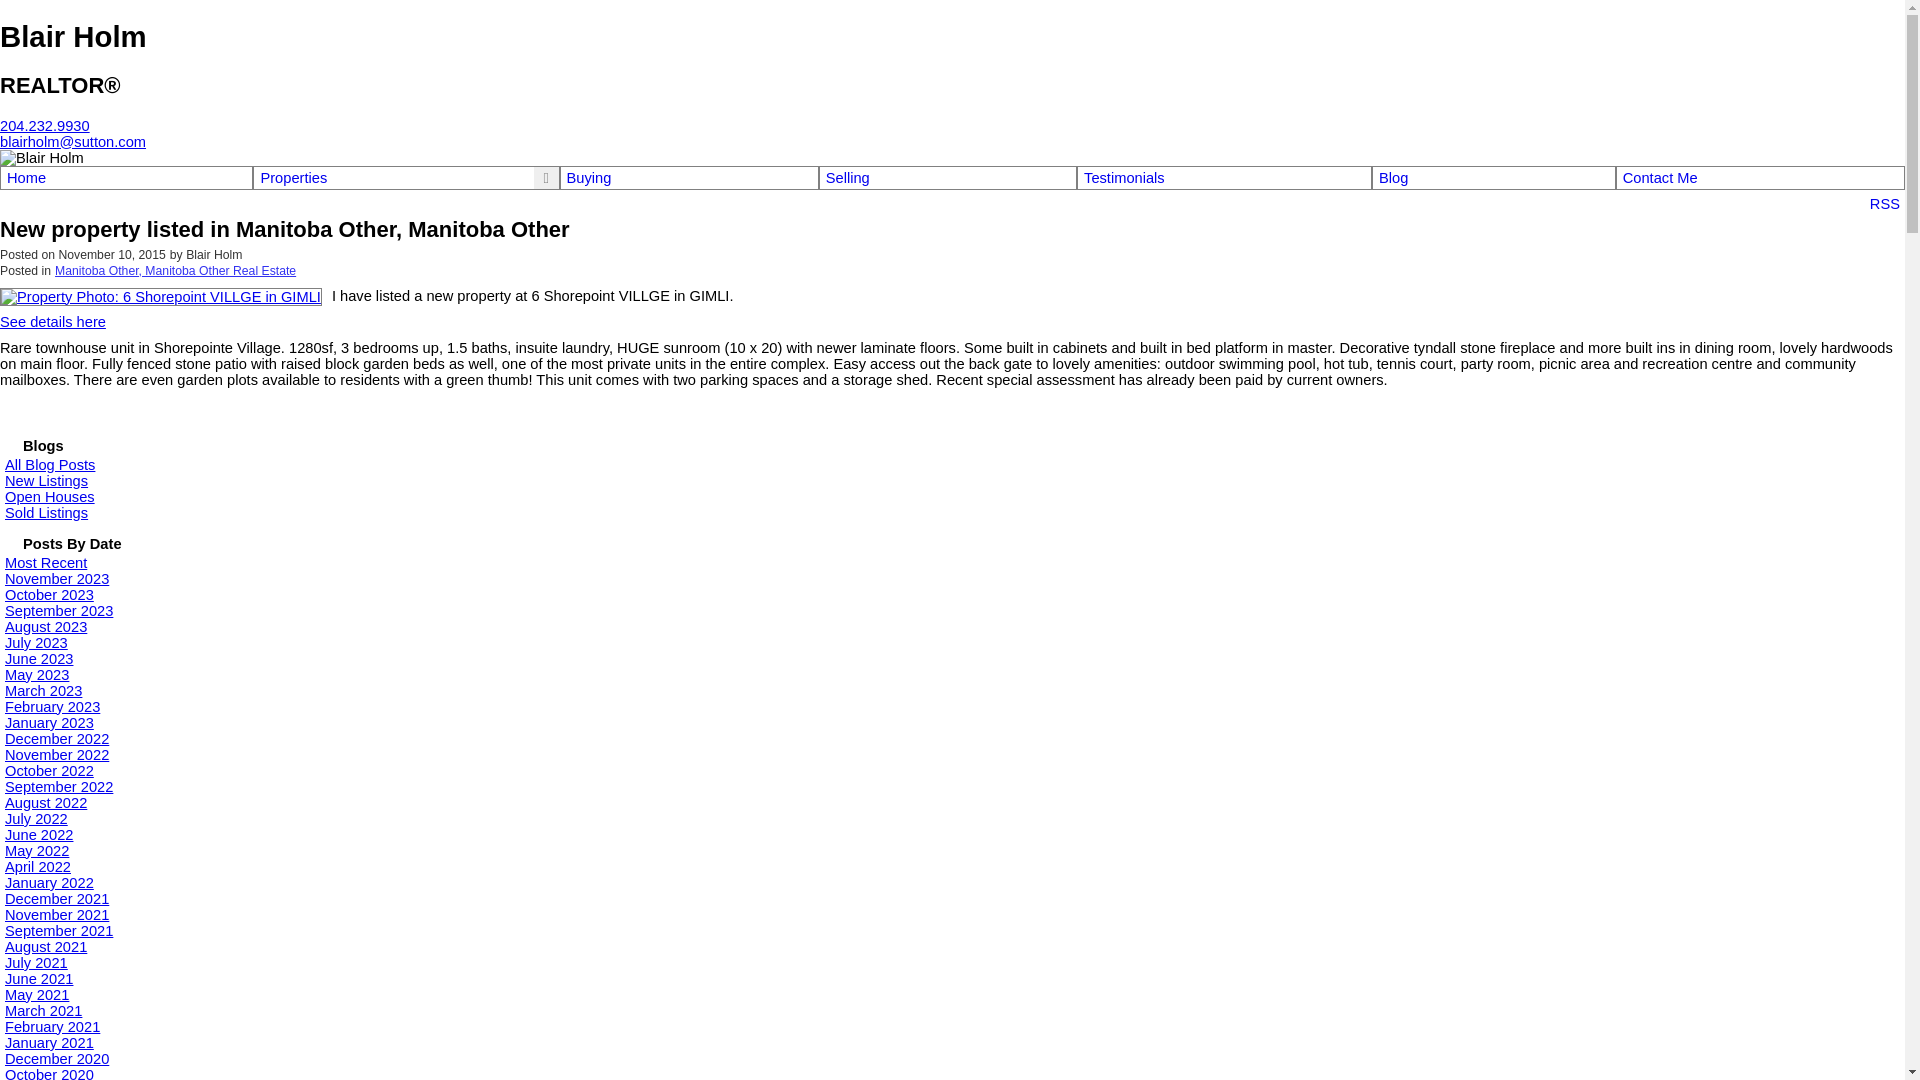 Image resolution: width=1920 pixels, height=1080 pixels. I want to click on 'RSS', so click(1884, 203).